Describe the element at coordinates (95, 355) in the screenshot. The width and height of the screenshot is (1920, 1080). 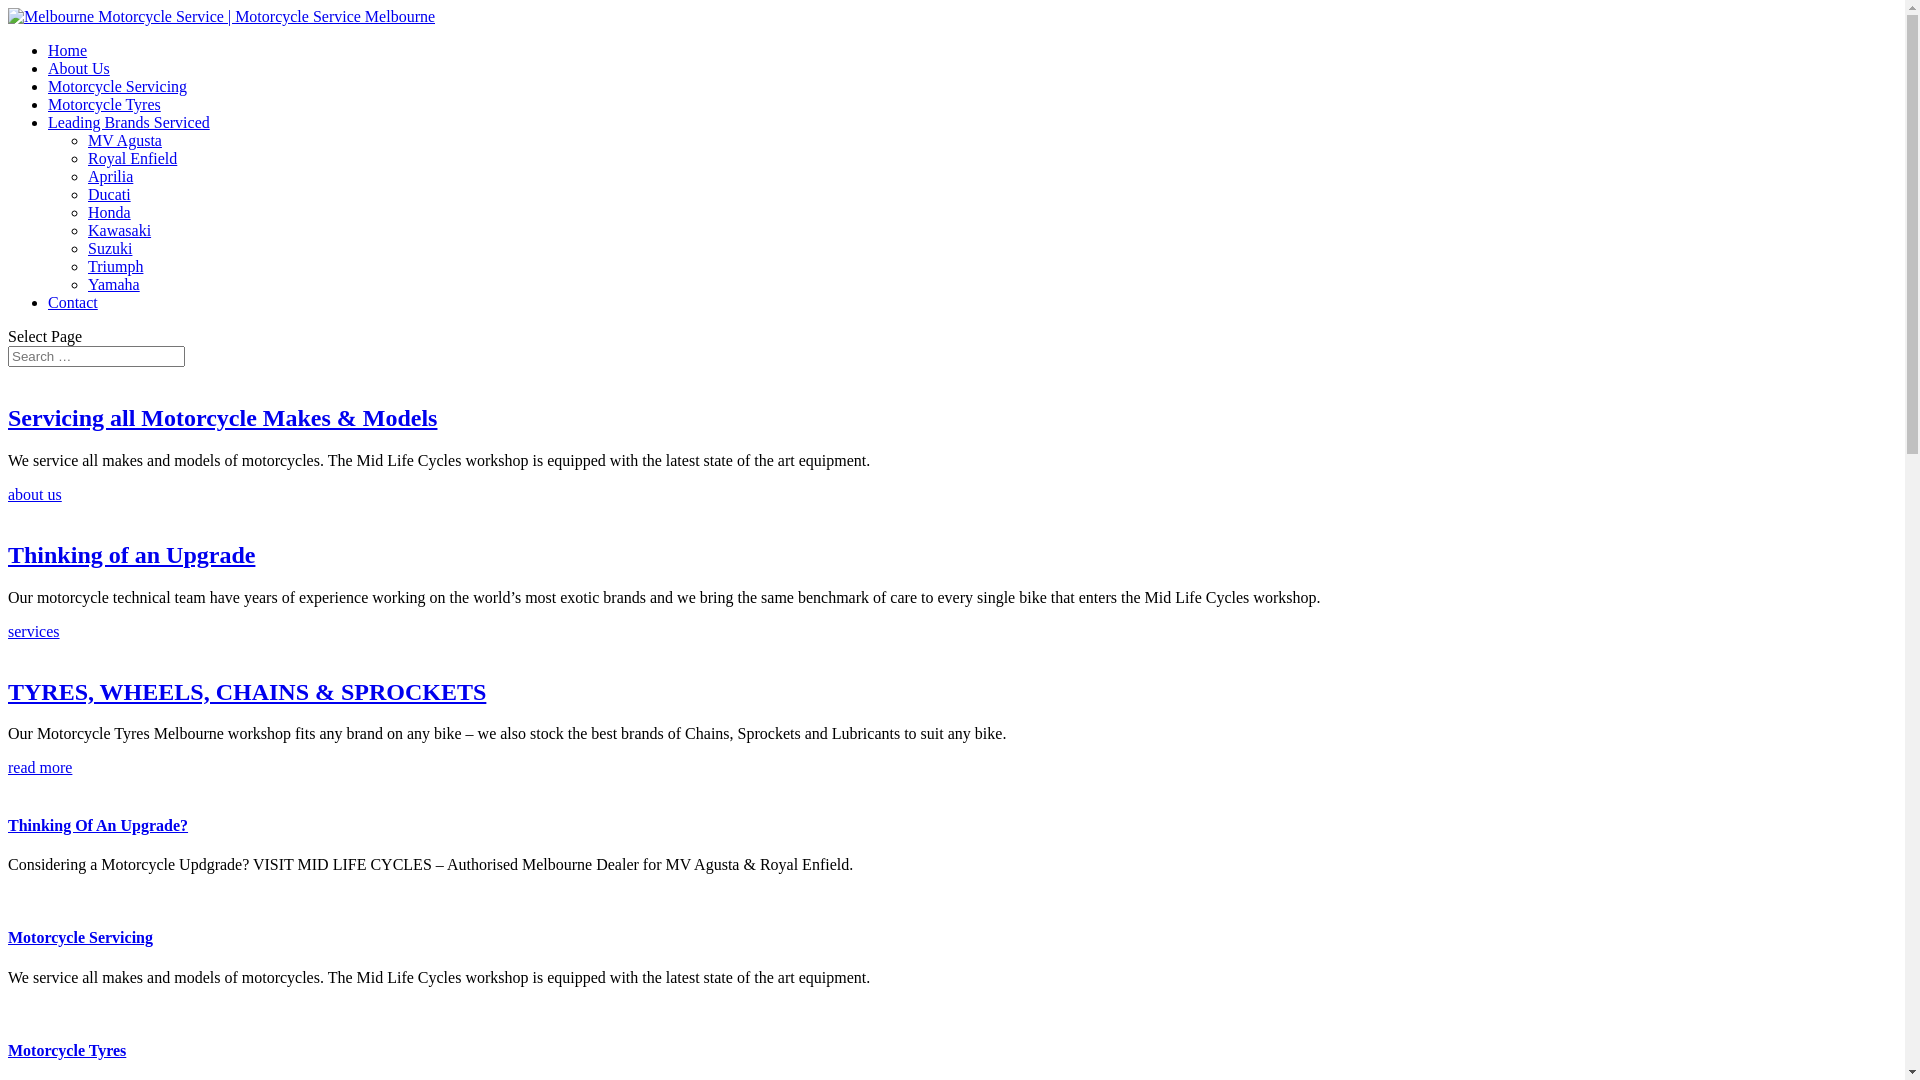
I see `'Search for:'` at that location.